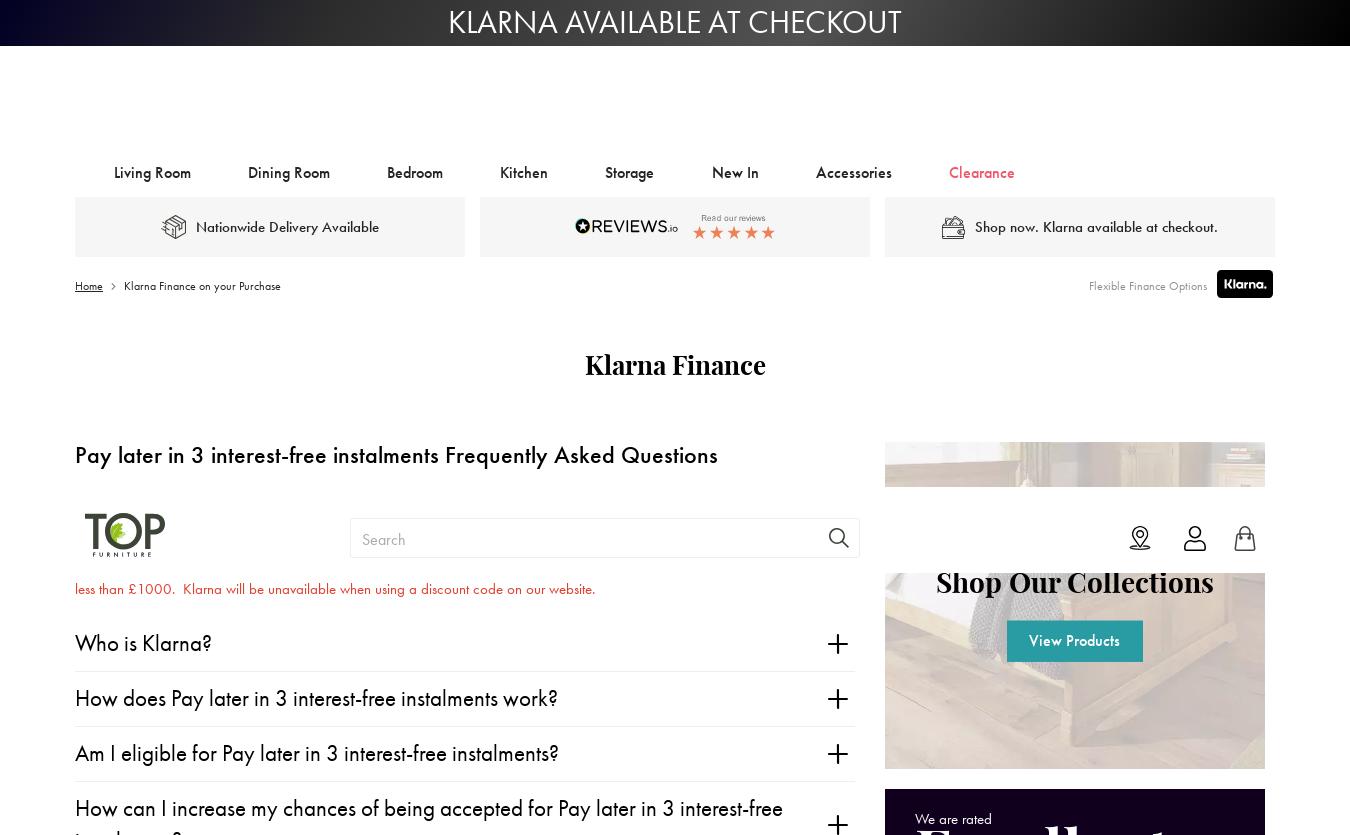 The image size is (1350, 835). What do you see at coordinates (1028, 136) in the screenshot?
I see `'View Products'` at bounding box center [1028, 136].